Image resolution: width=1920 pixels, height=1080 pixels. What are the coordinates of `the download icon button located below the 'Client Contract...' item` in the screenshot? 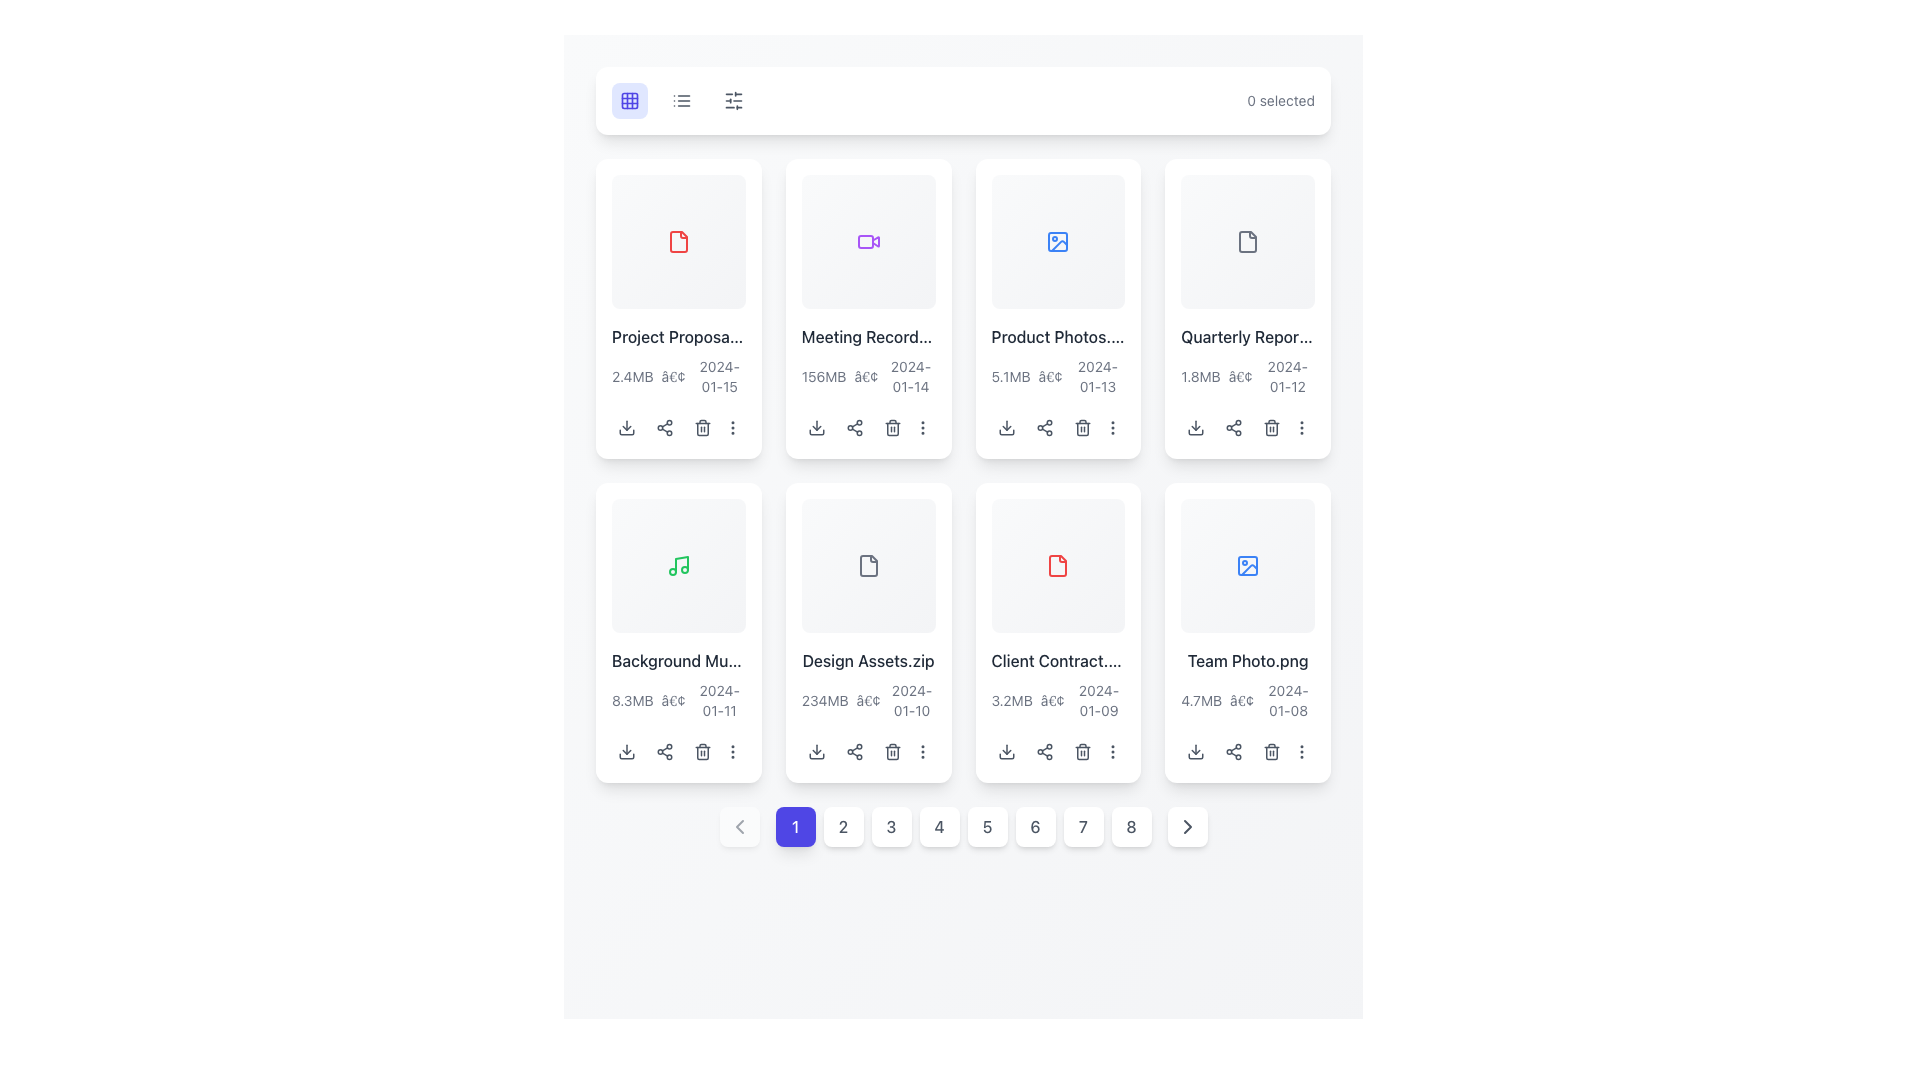 It's located at (1006, 751).